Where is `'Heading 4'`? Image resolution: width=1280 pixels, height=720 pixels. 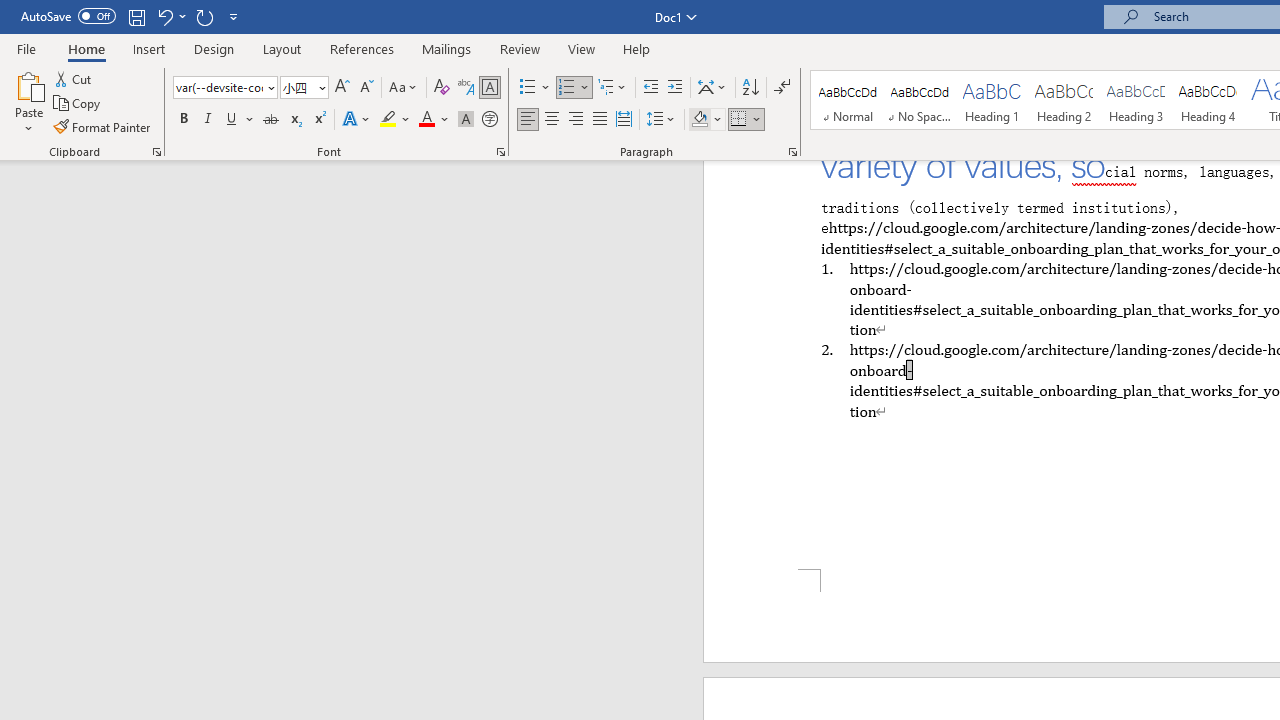
'Heading 4' is located at coordinates (1207, 100).